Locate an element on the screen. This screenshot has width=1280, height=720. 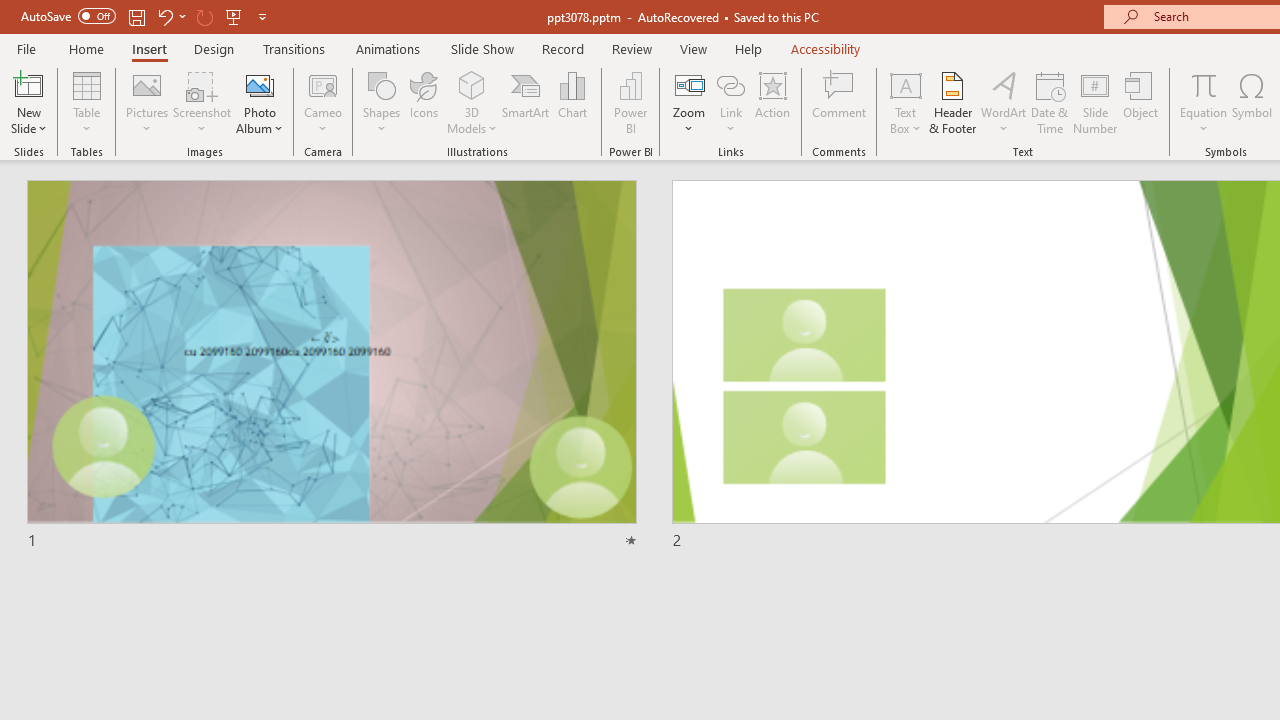
'Screenshot' is located at coordinates (202, 103).